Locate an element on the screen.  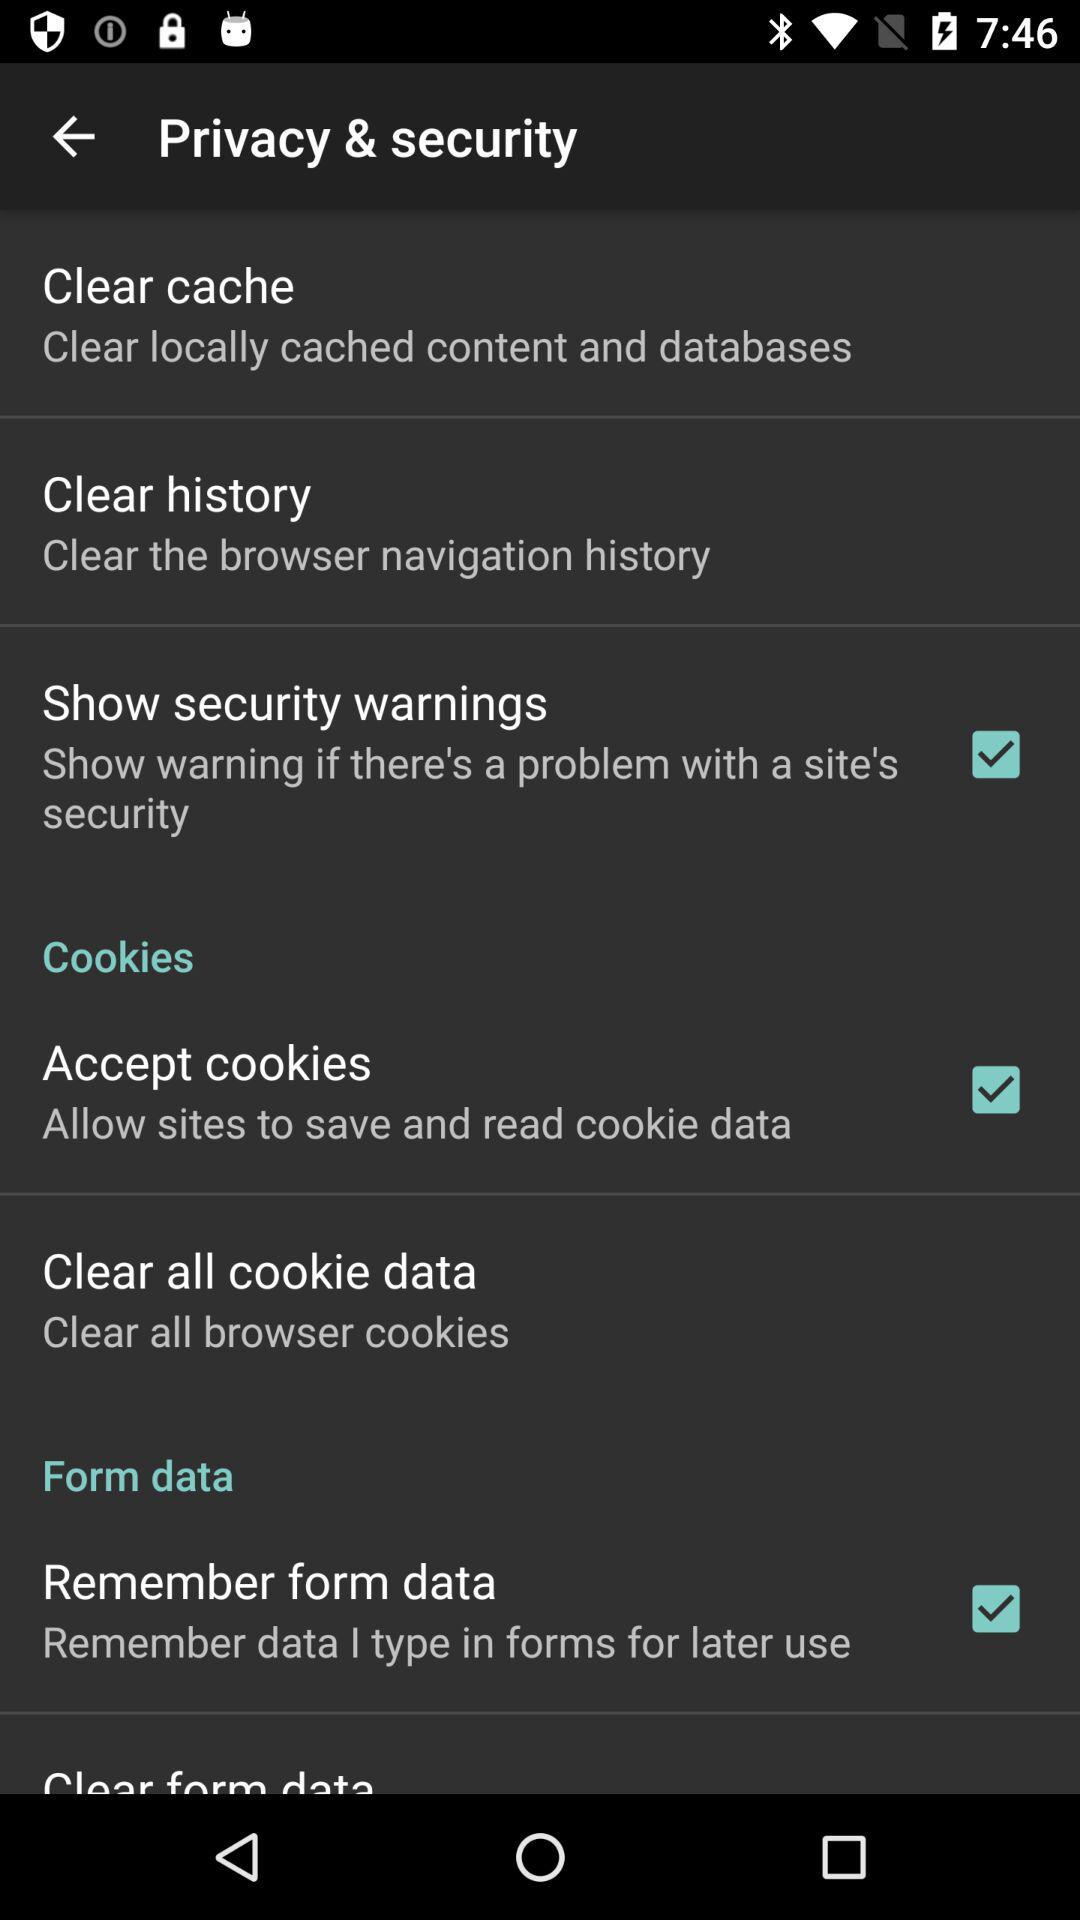
clear locally cached app is located at coordinates (446, 345).